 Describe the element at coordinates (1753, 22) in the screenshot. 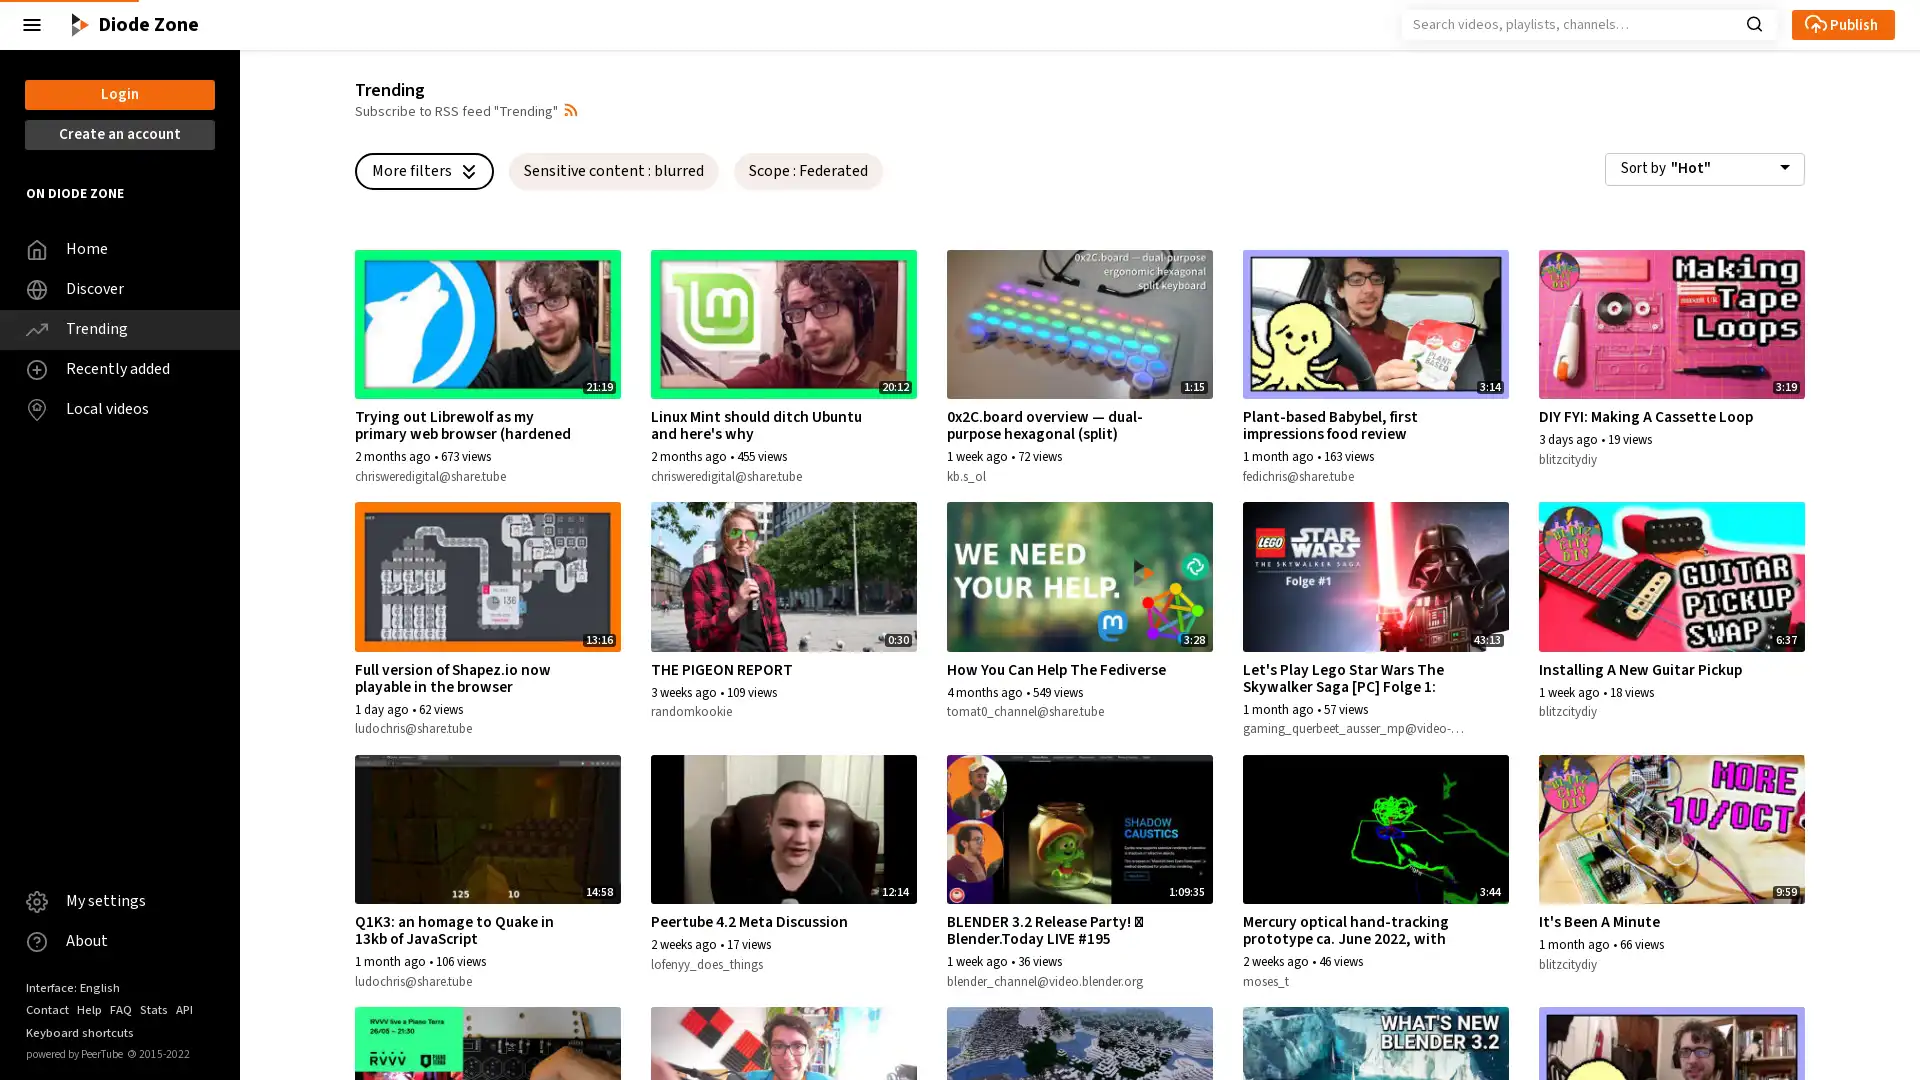

I see `Search` at that location.